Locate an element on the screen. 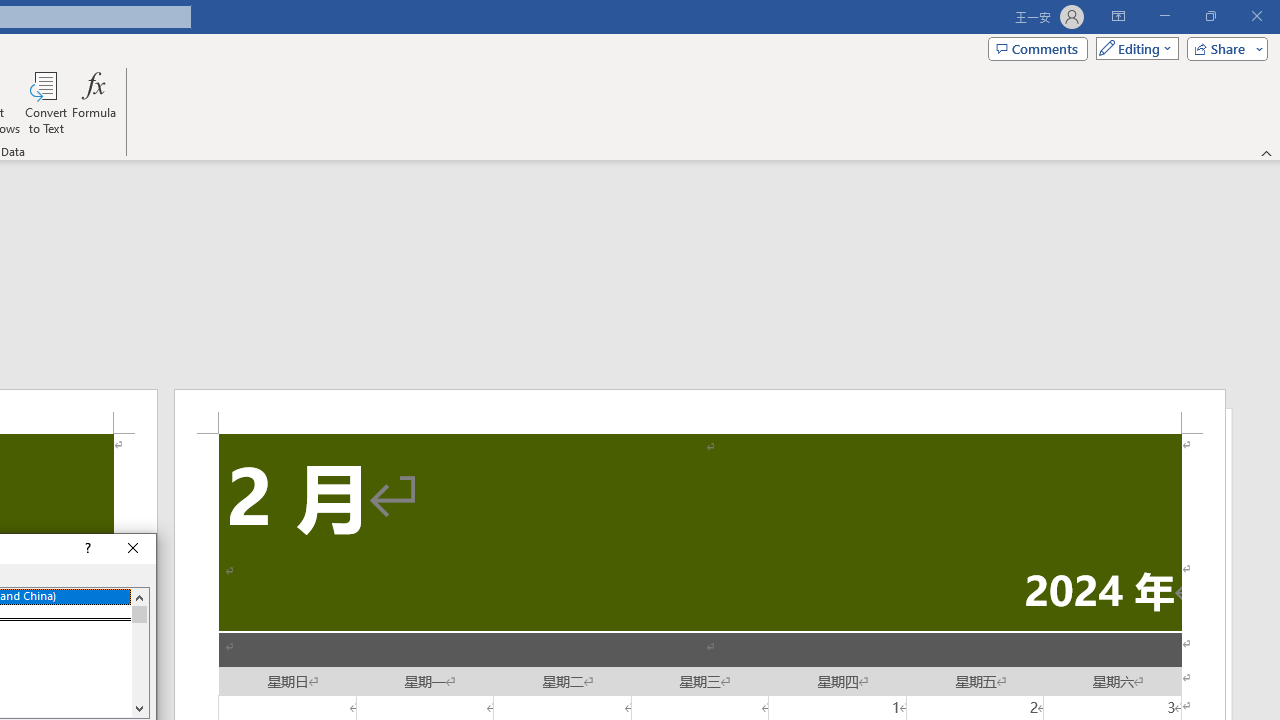  'Ribbon Display Options' is located at coordinates (1117, 16).